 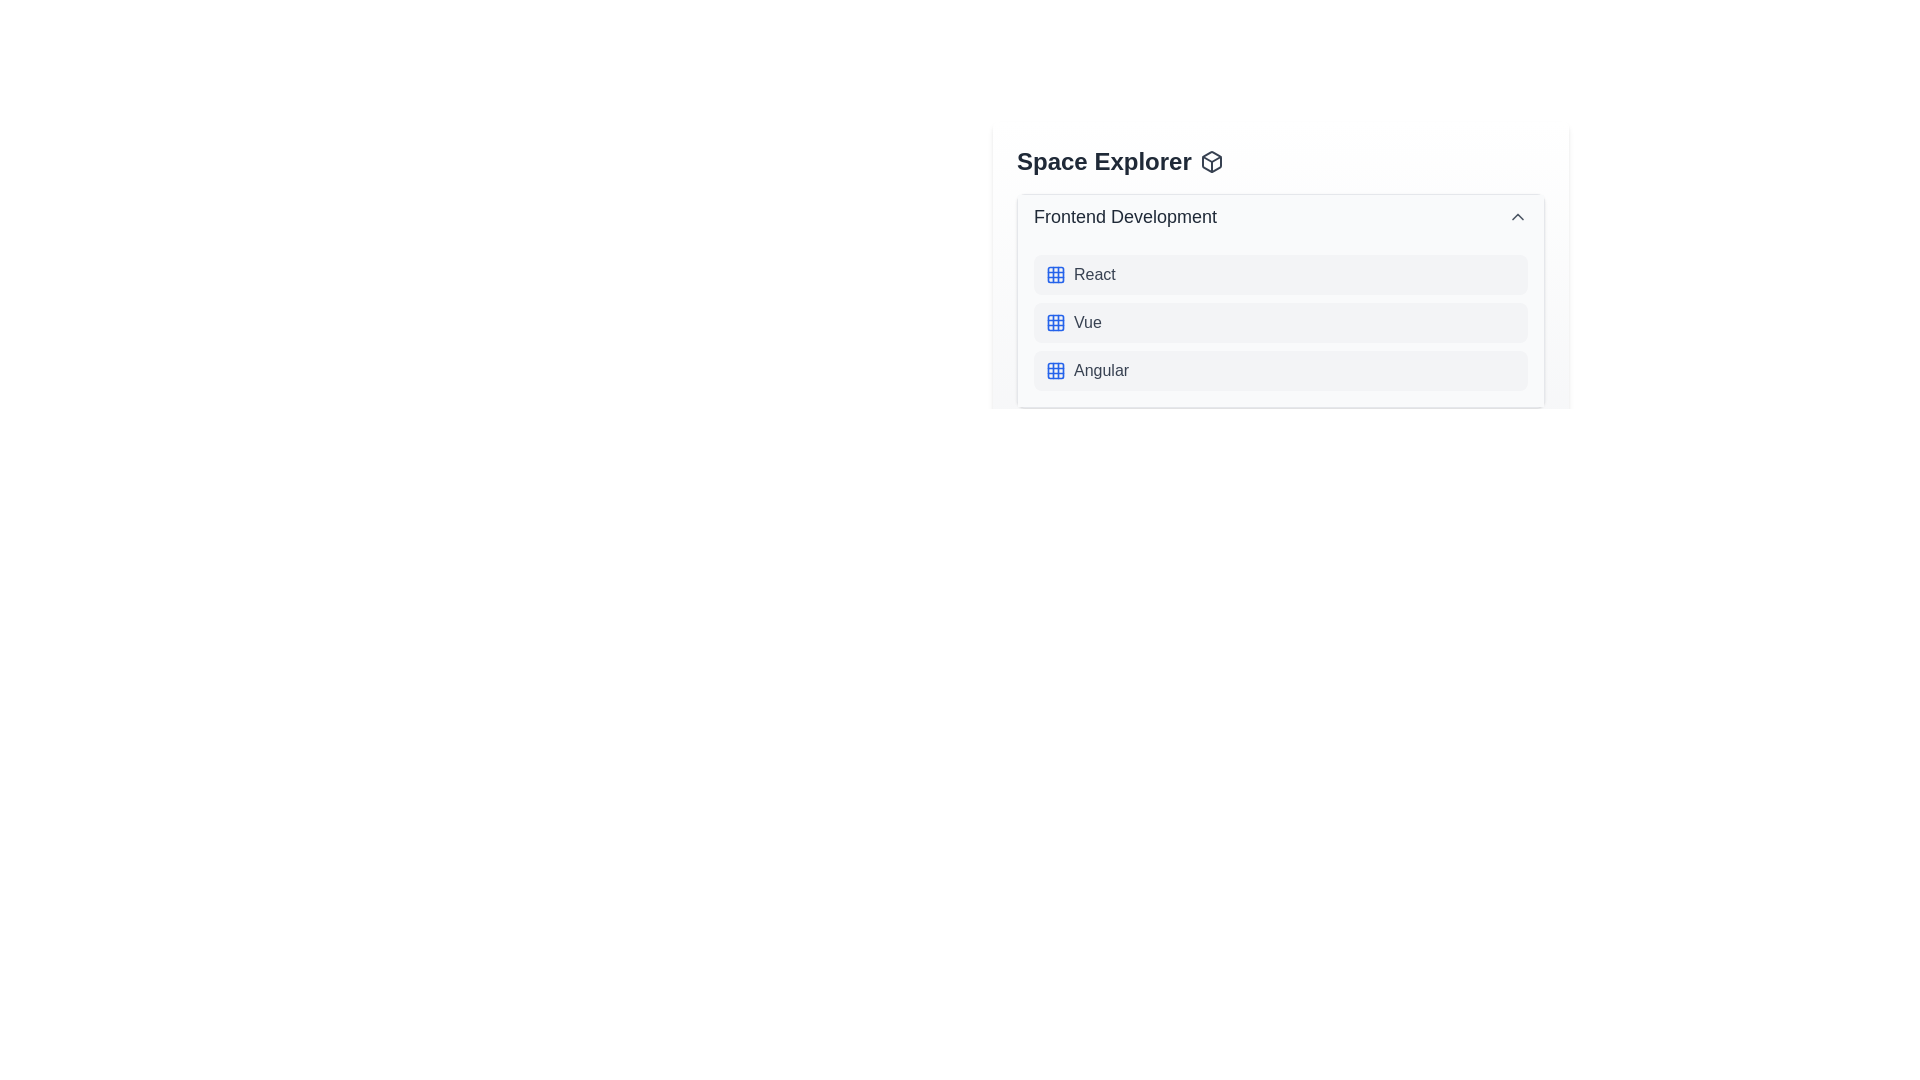 What do you see at coordinates (1093, 274) in the screenshot?
I see `the Text Label that identifies the 'React' item in the list under the 'Frontend Development' section` at bounding box center [1093, 274].